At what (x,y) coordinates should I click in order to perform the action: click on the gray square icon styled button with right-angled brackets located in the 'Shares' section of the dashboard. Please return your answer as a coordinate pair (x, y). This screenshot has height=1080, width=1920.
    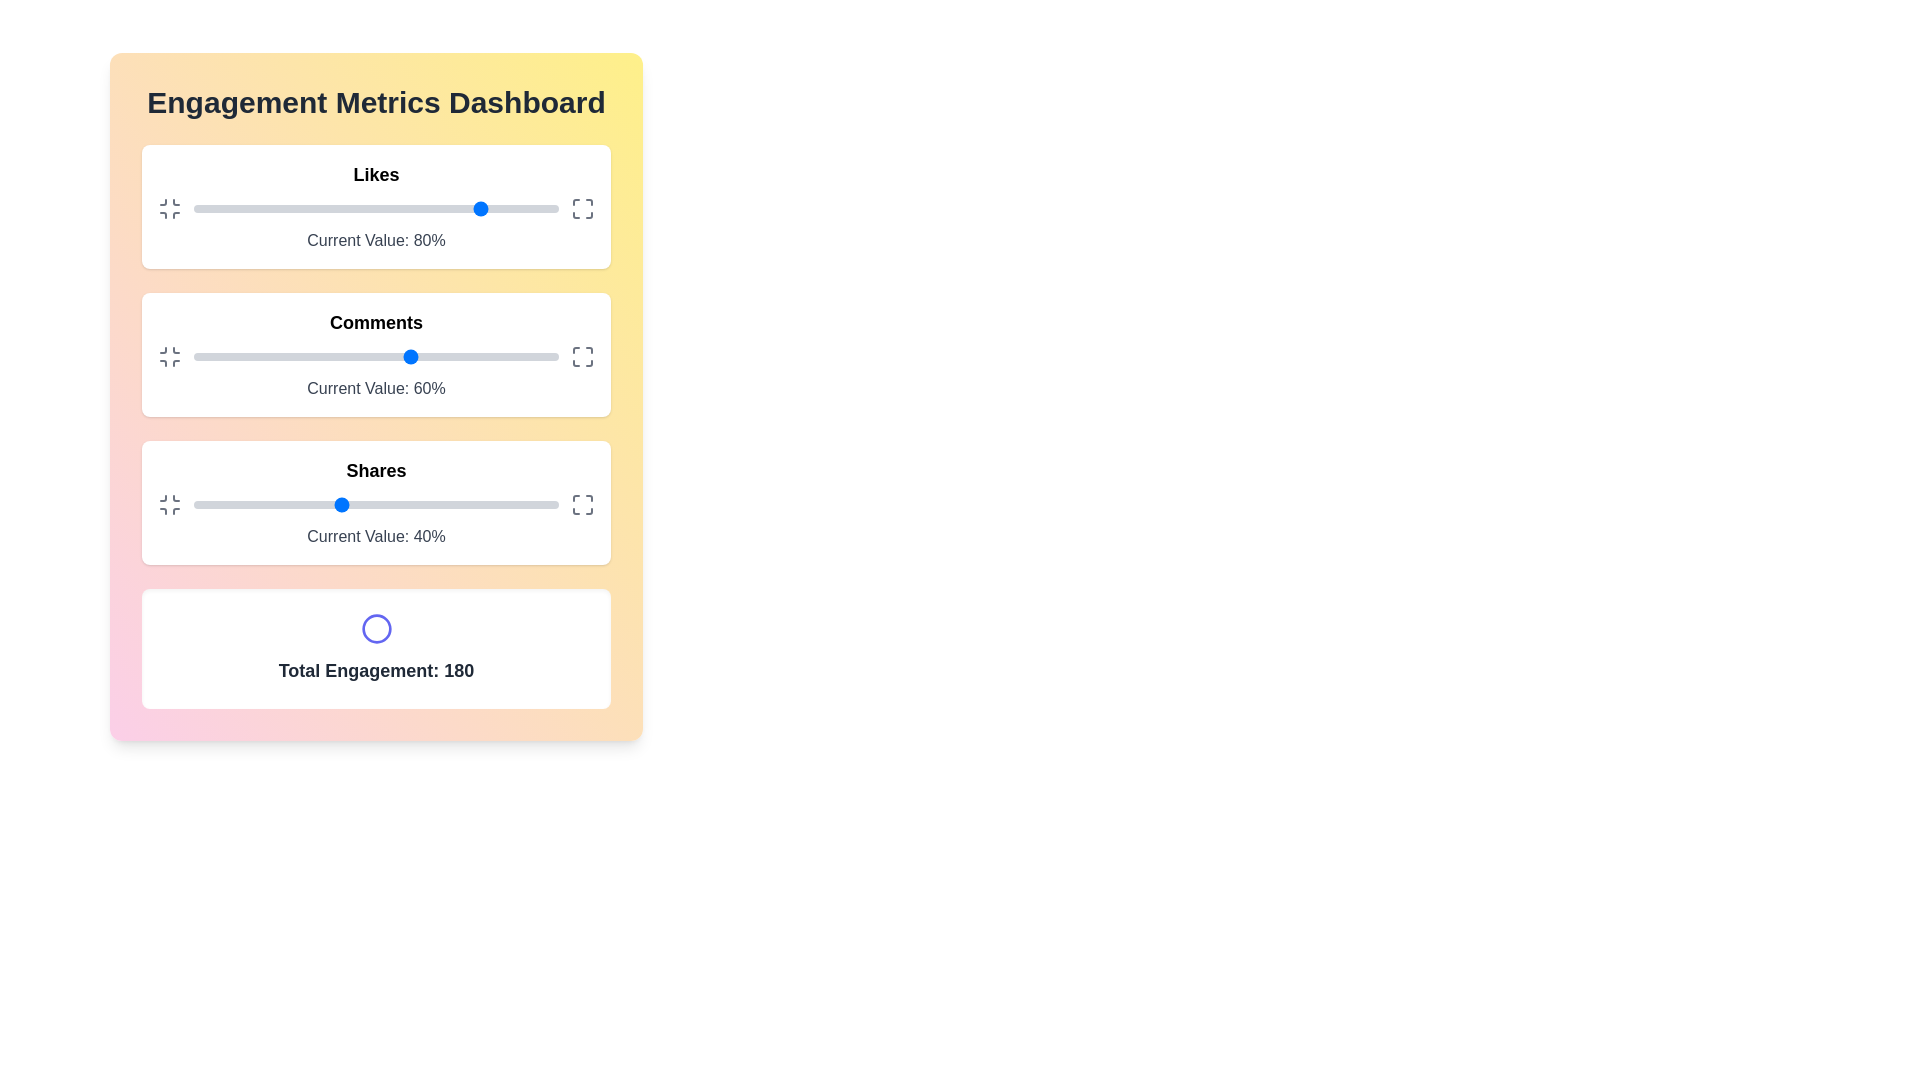
    Looking at the image, I should click on (581, 504).